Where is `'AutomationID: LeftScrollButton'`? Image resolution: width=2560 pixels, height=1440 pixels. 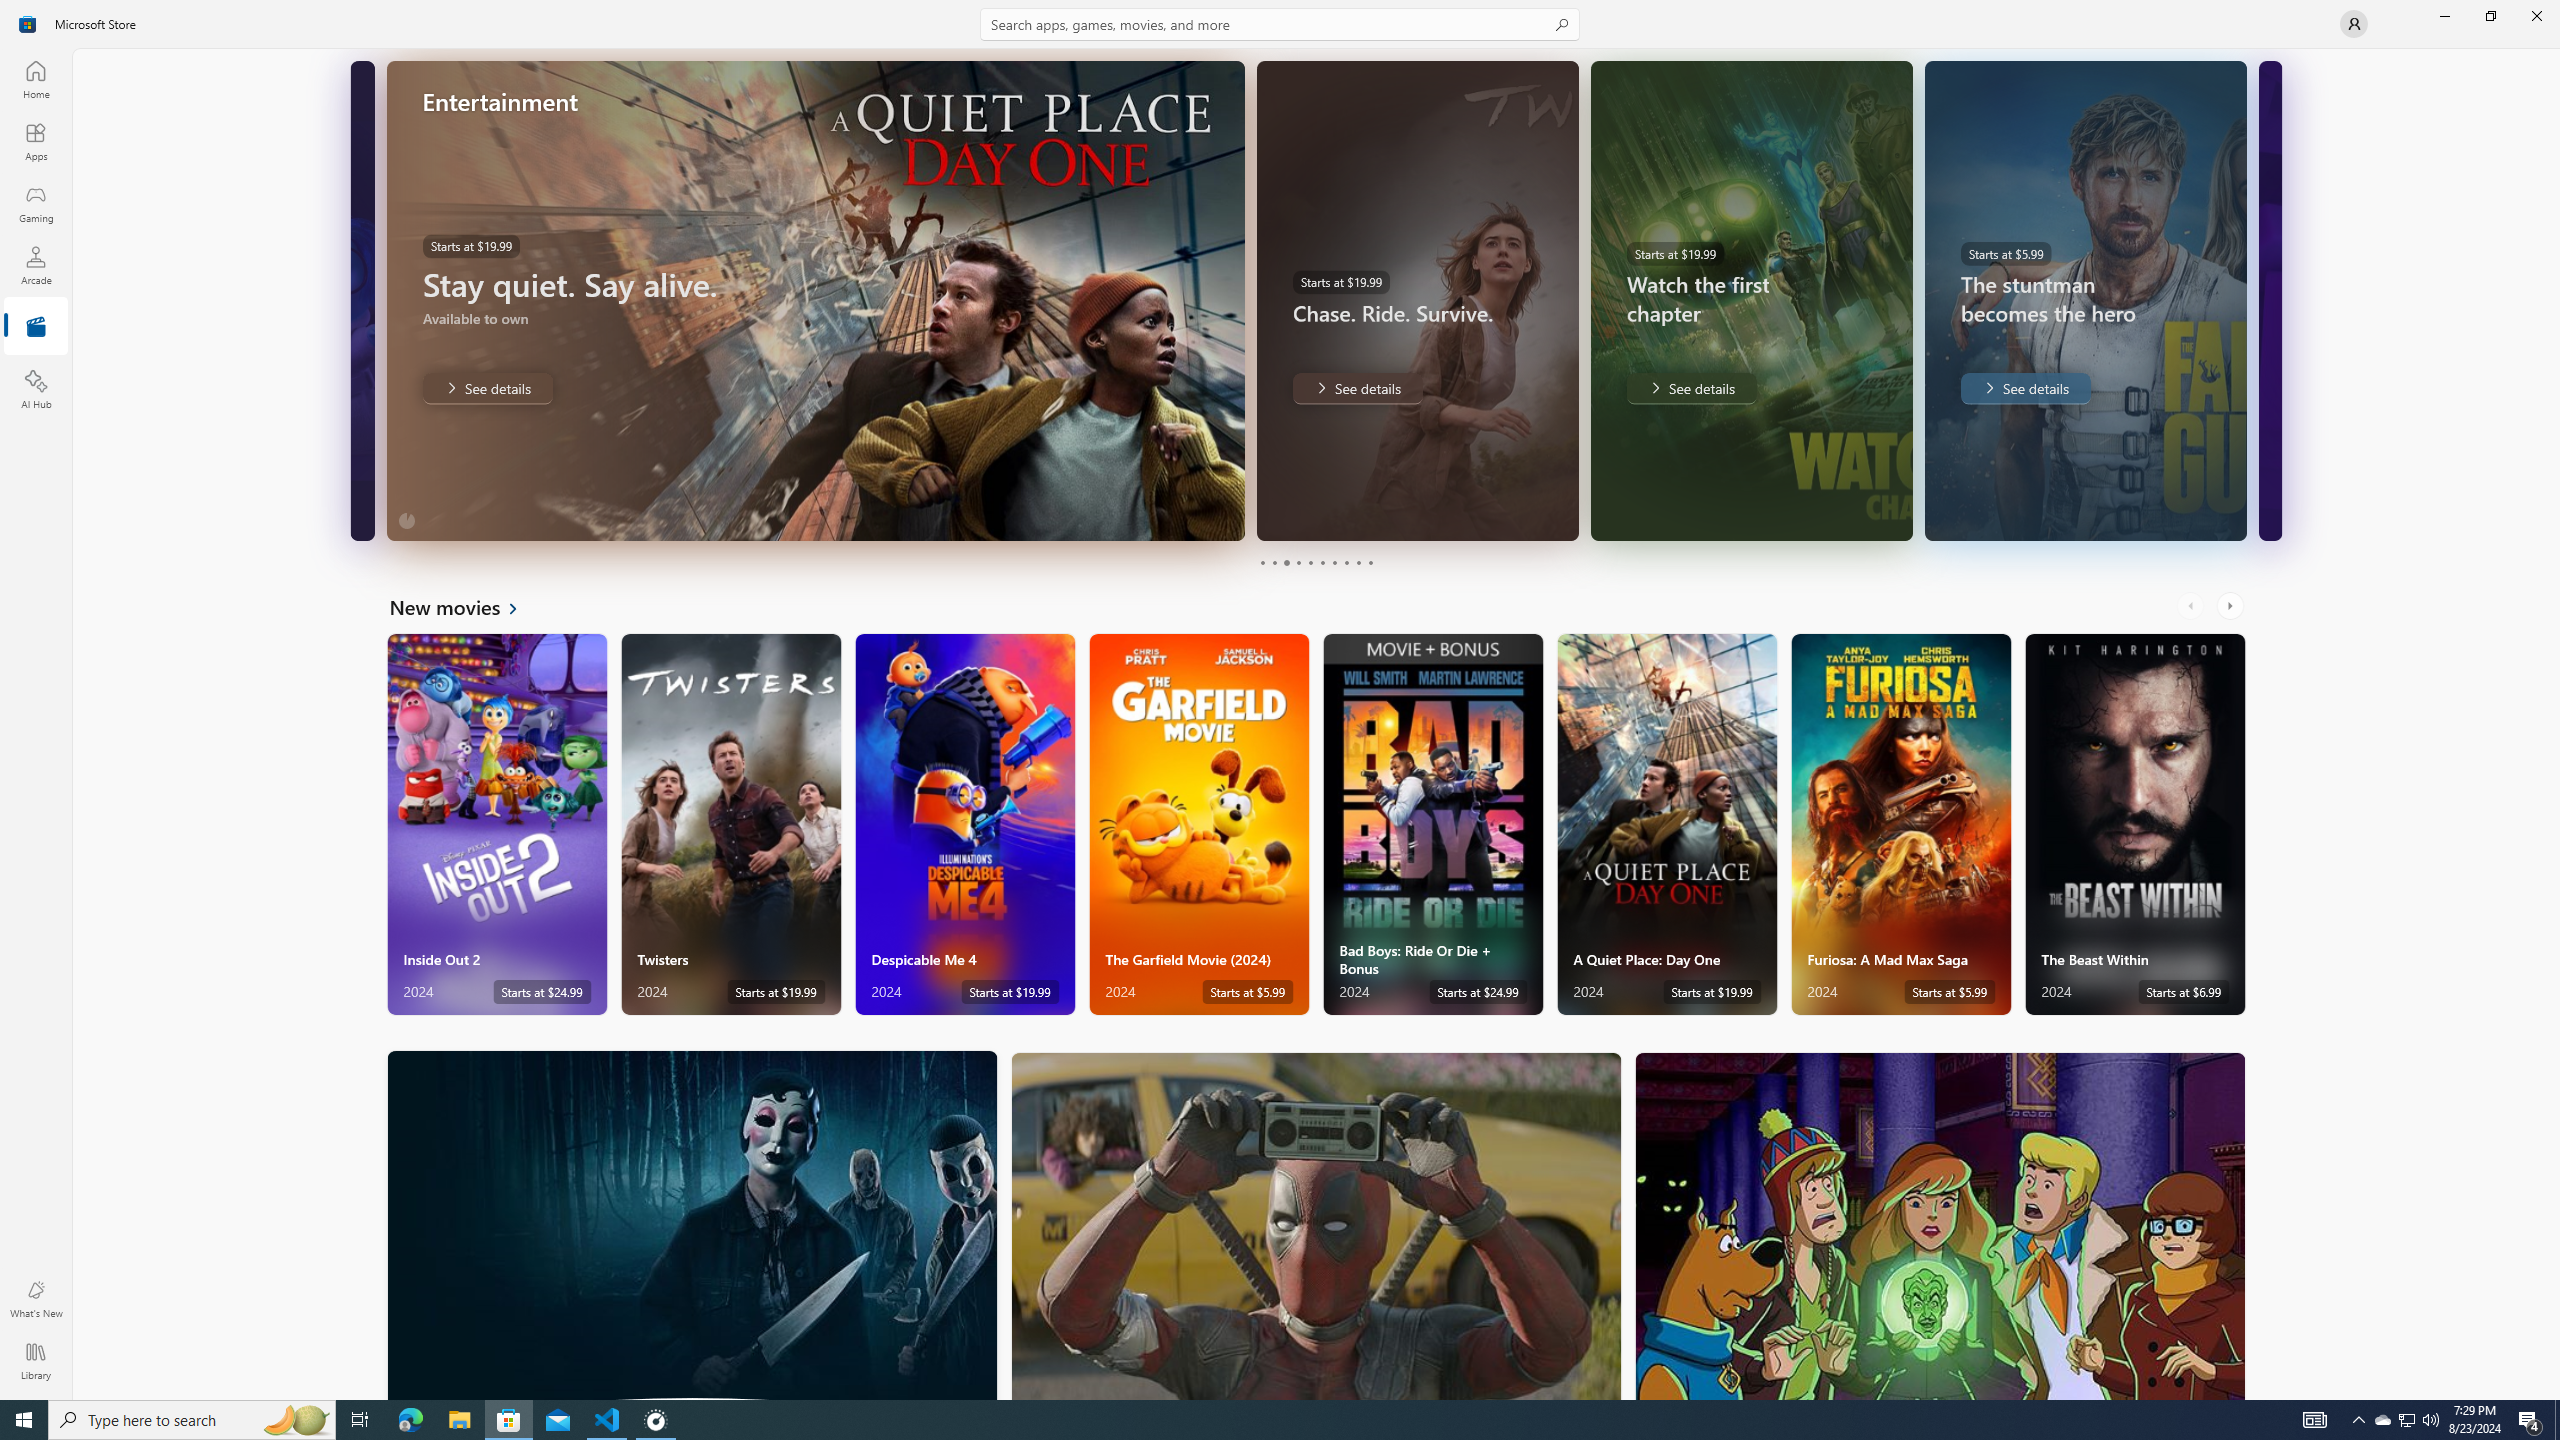
'AutomationID: LeftScrollButton' is located at coordinates (2192, 605).